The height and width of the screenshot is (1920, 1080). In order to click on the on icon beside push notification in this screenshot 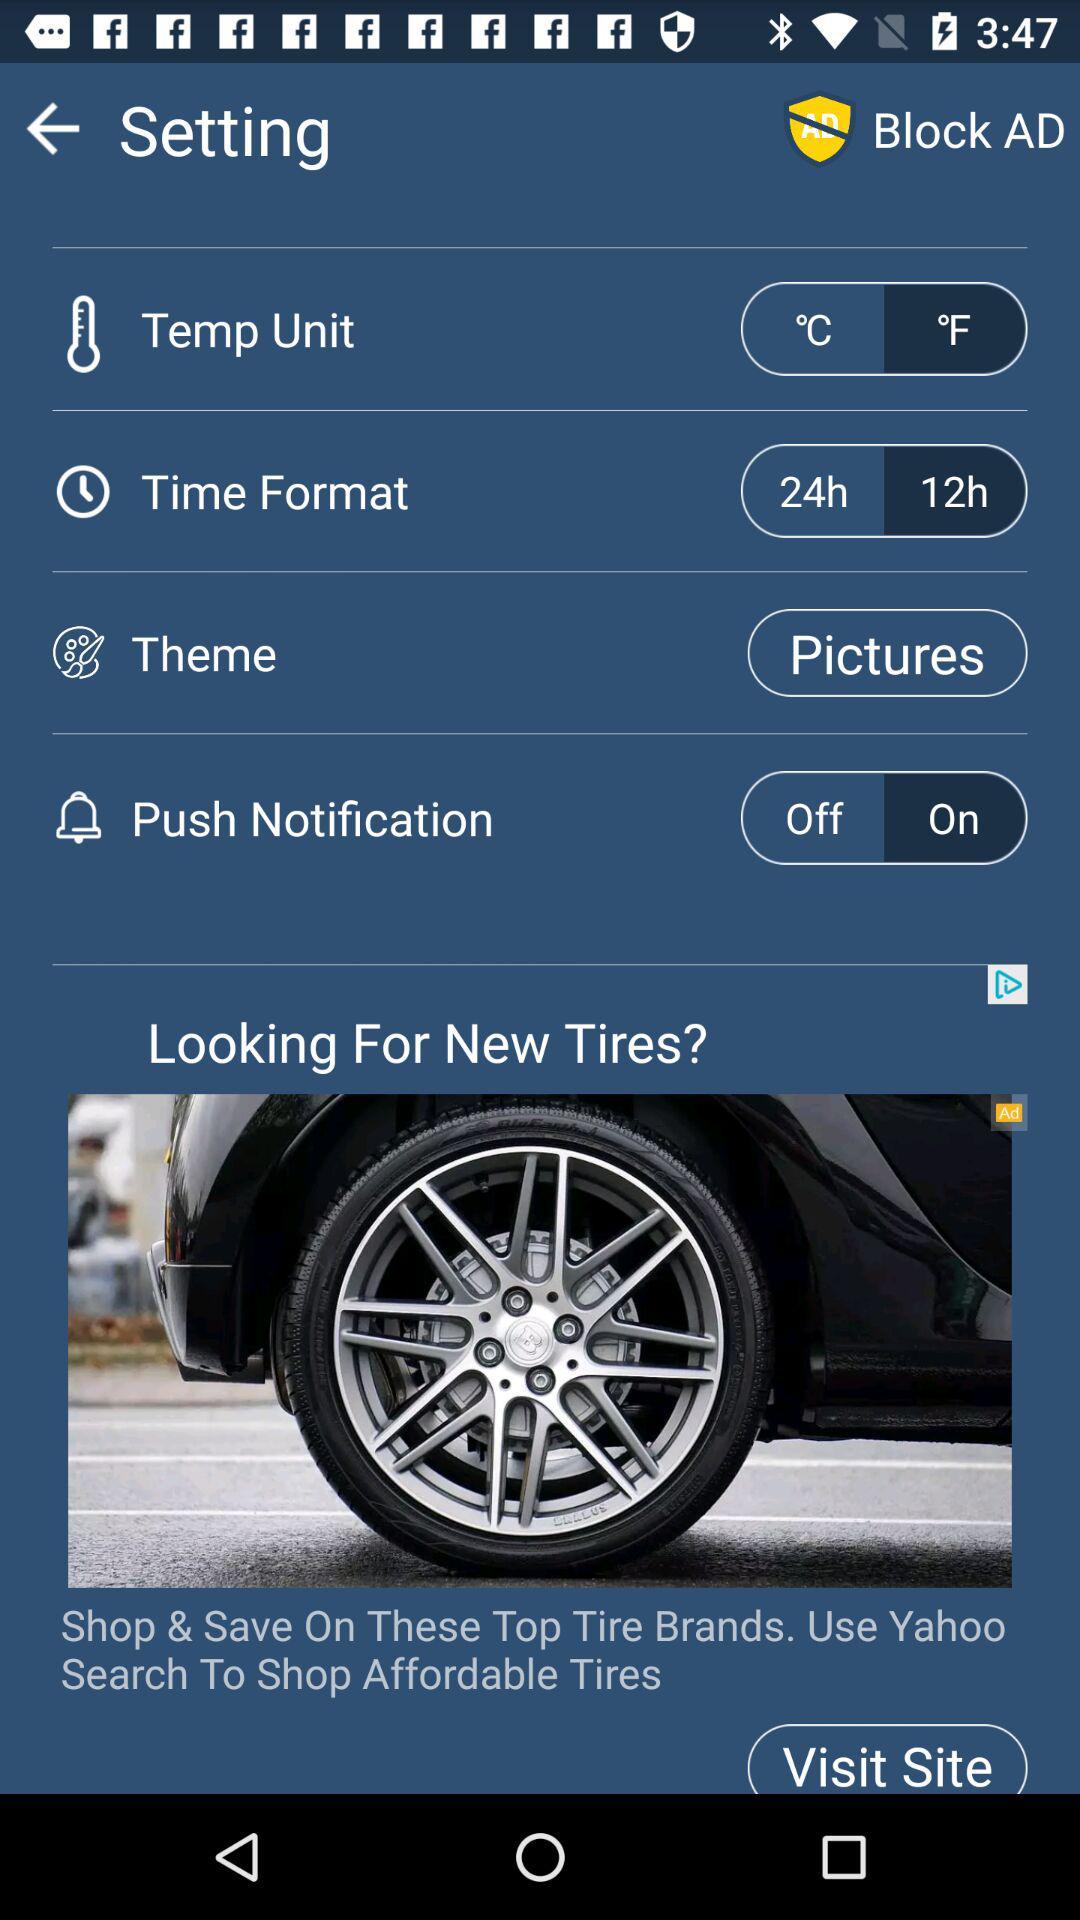, I will do `click(953, 817)`.